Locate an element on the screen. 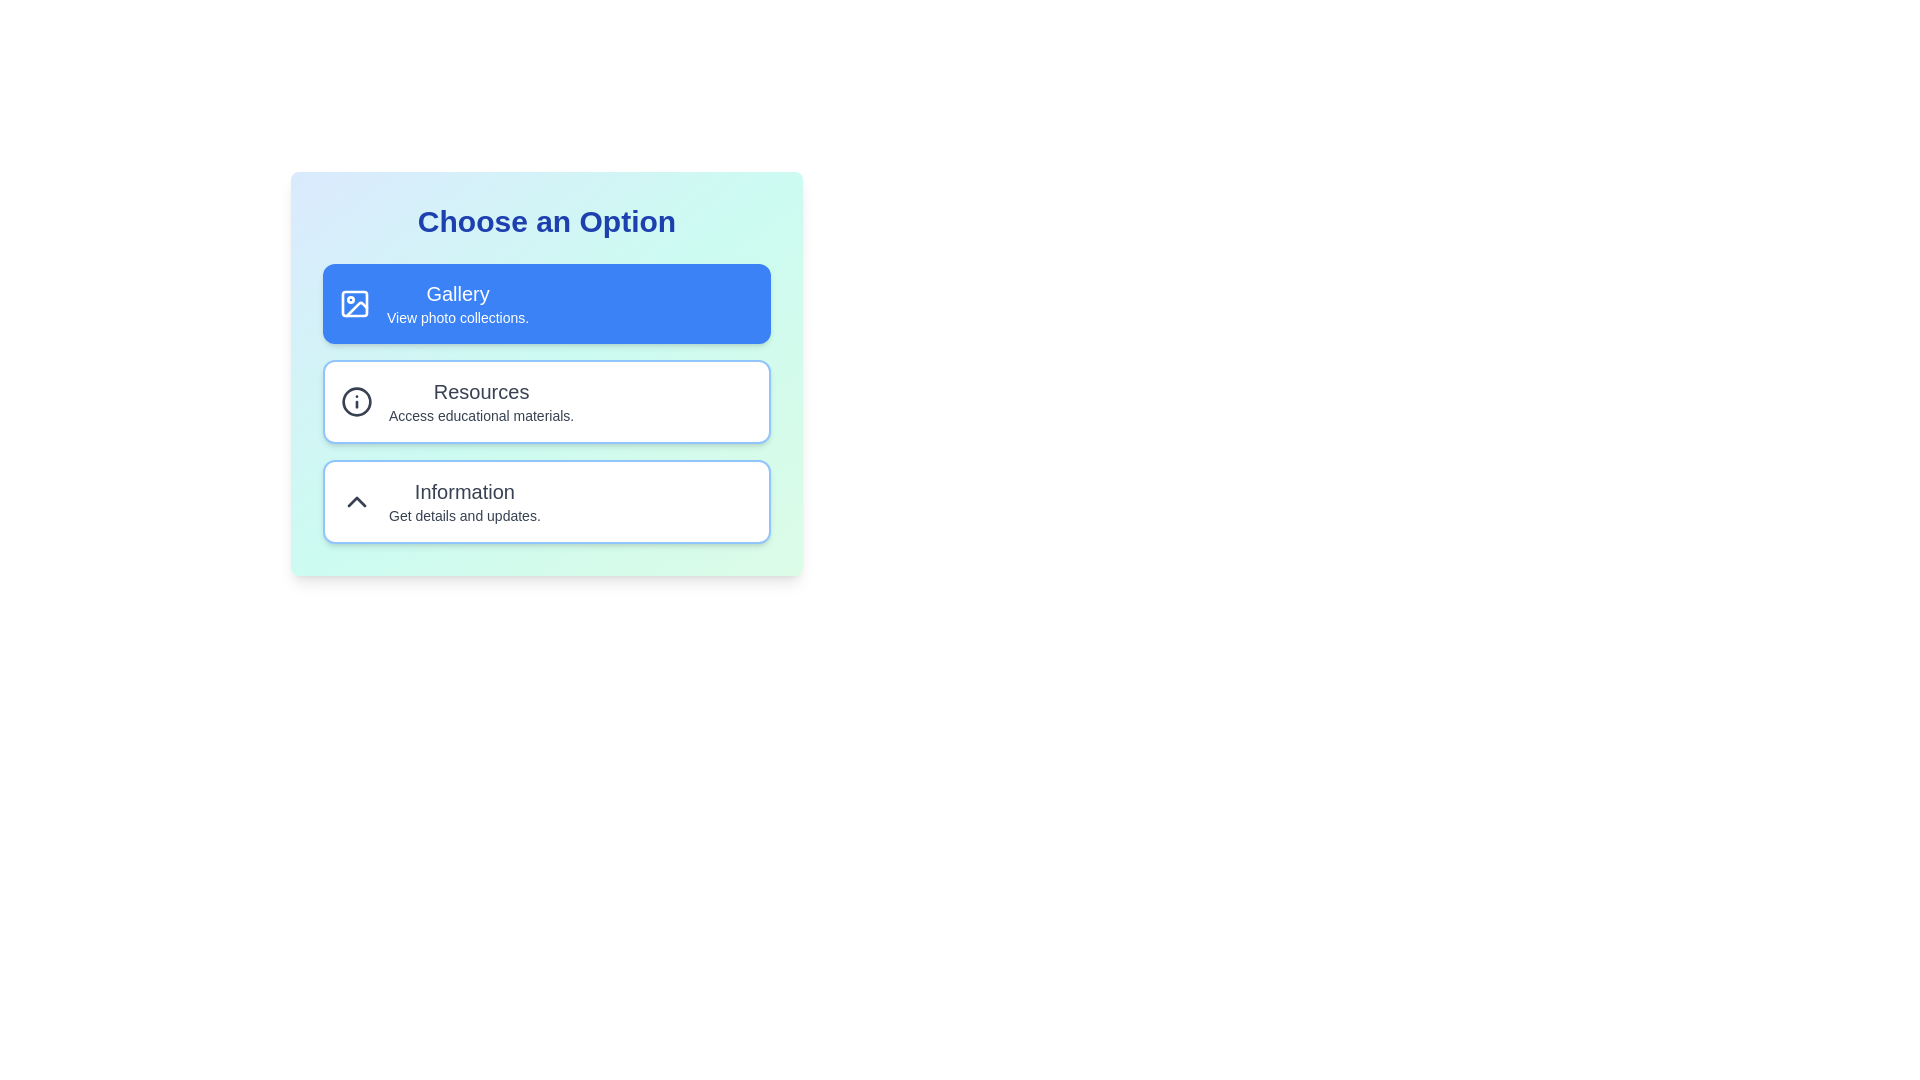 The width and height of the screenshot is (1920, 1080). the informational text label located below the 'Information' section title, which serves as supplementary context is located at coordinates (463, 515).